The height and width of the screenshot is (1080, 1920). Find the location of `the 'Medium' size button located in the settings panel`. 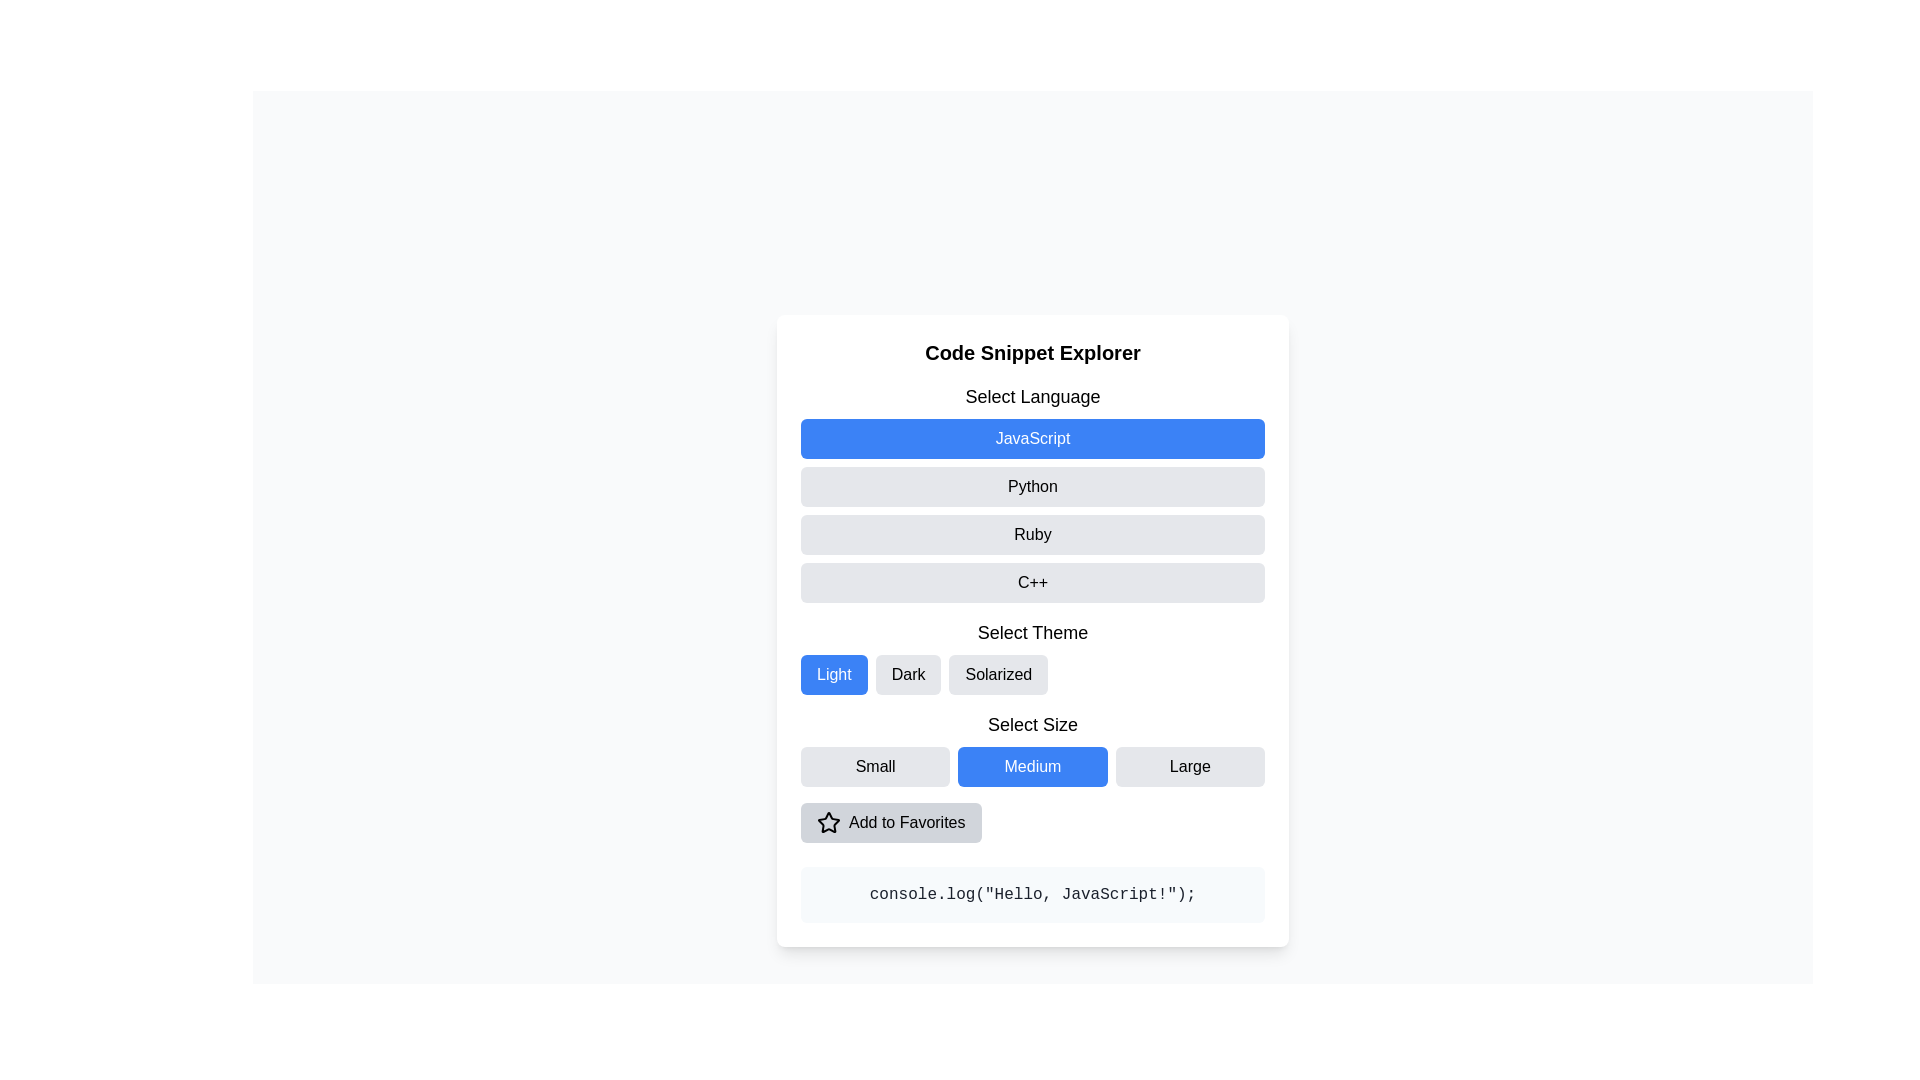

the 'Medium' size button located in the settings panel is located at coordinates (1032, 766).